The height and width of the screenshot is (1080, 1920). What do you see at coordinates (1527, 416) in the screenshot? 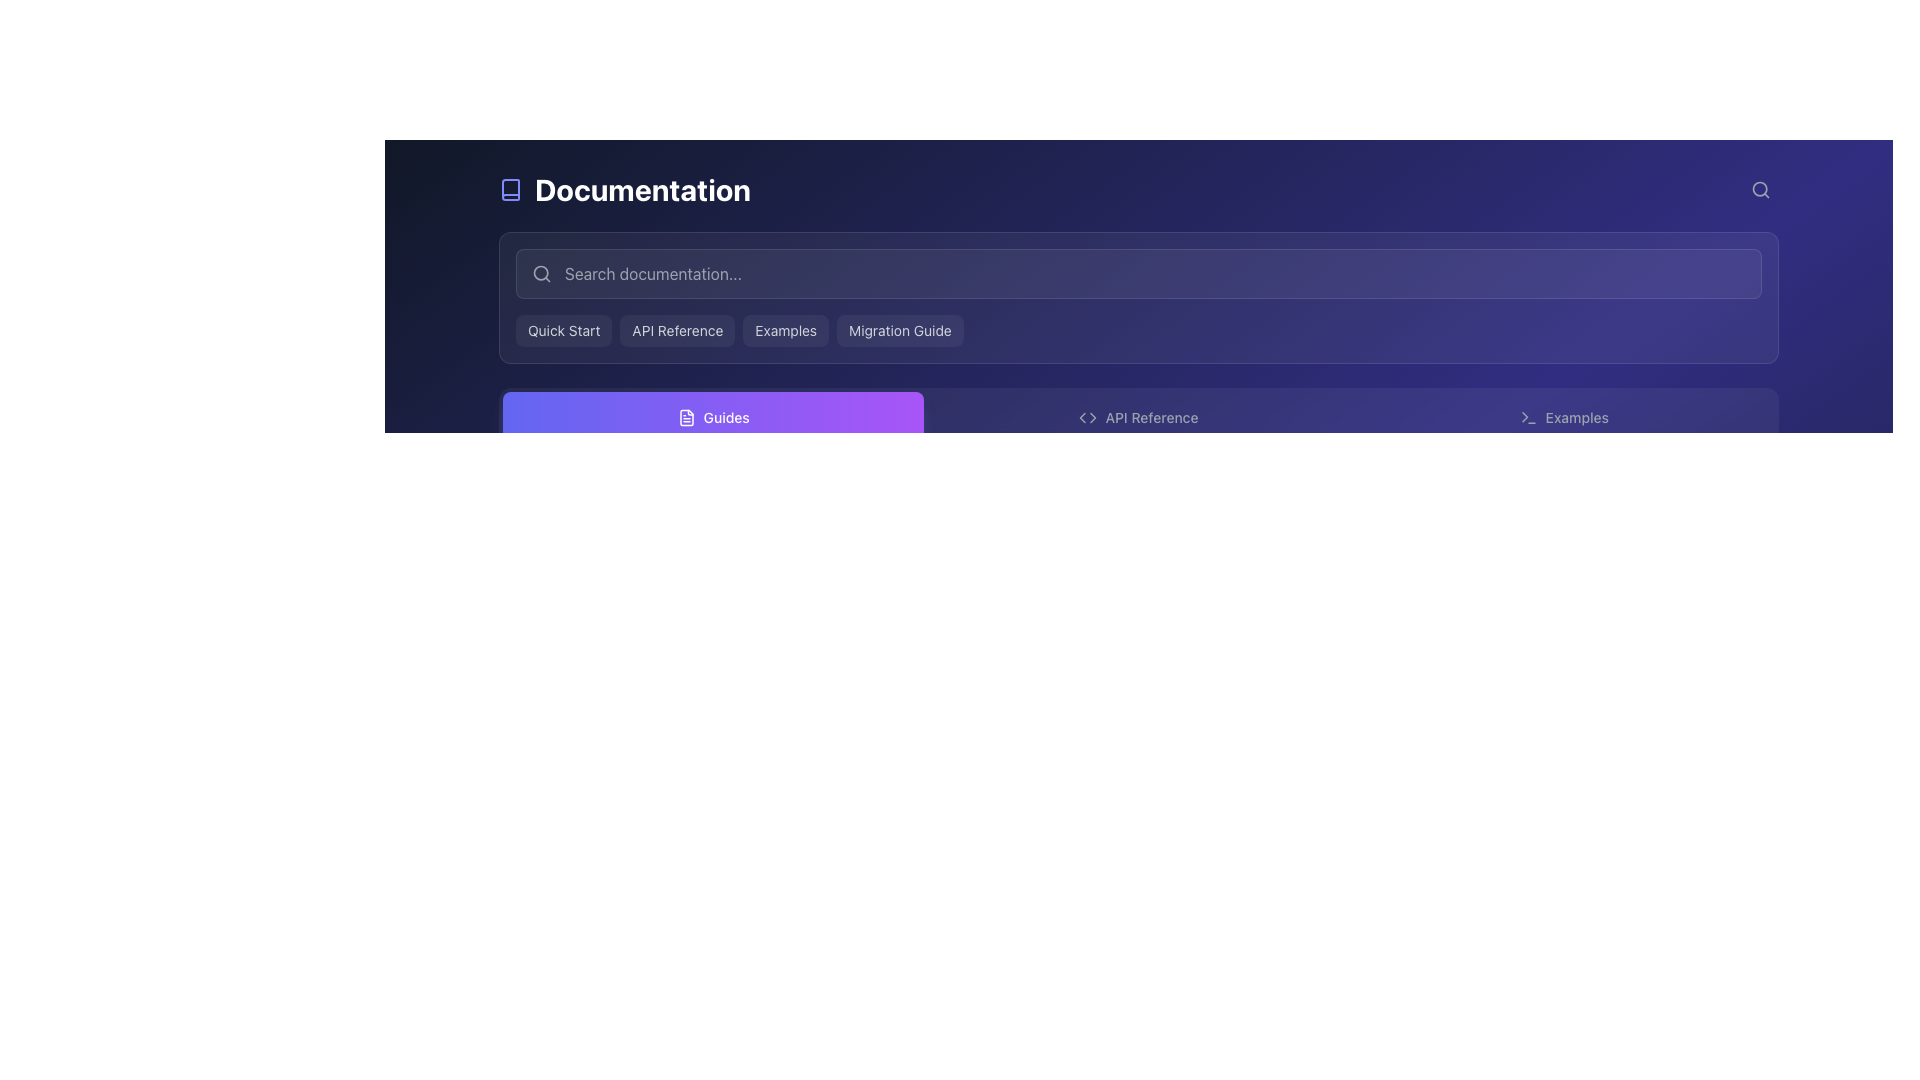
I see `the terminal prompt SVG icon located within the 'Examples' button on the top navigation bar` at bounding box center [1527, 416].